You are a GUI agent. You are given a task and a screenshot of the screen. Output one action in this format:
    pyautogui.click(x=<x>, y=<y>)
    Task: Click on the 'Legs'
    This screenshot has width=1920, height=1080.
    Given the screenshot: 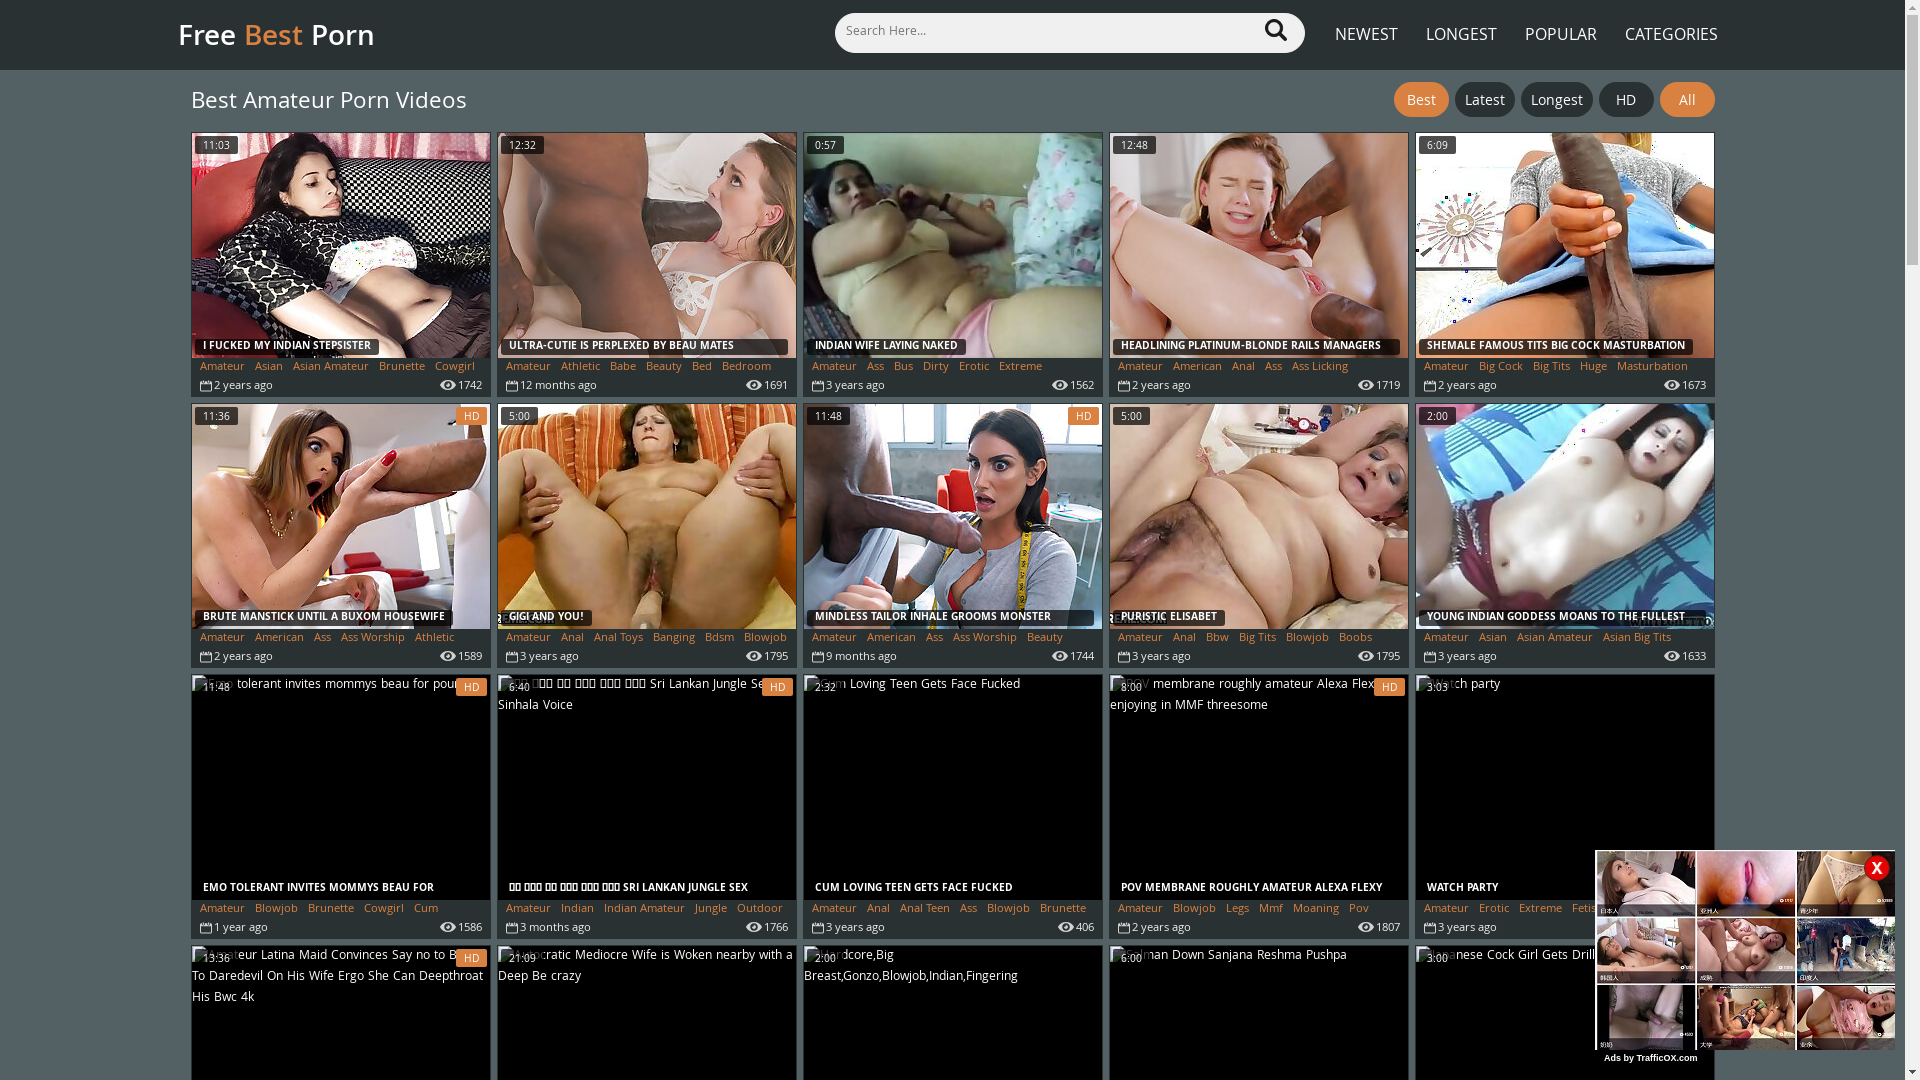 What is the action you would take?
    pyautogui.click(x=1224, y=909)
    